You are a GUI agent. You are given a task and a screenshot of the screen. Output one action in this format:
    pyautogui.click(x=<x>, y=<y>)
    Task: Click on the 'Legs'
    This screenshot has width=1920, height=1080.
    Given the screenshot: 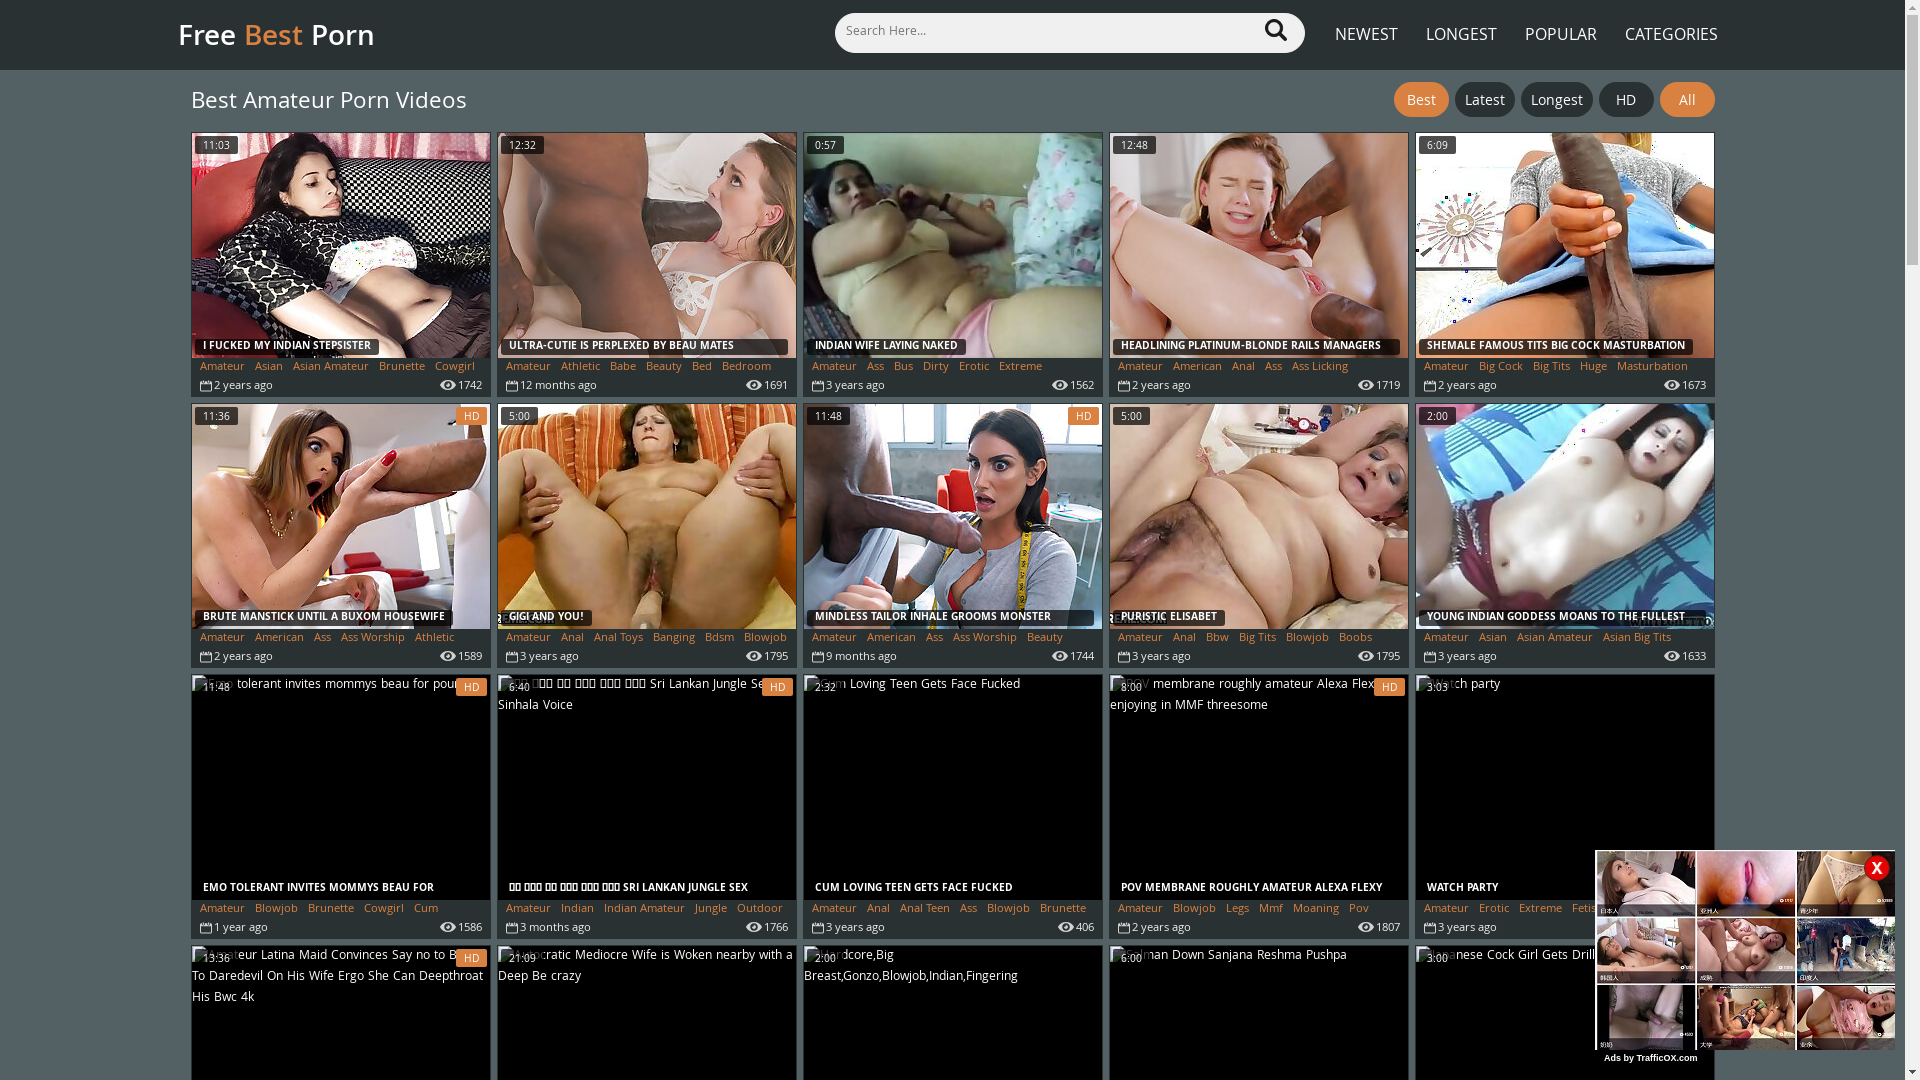 What is the action you would take?
    pyautogui.click(x=1224, y=909)
    